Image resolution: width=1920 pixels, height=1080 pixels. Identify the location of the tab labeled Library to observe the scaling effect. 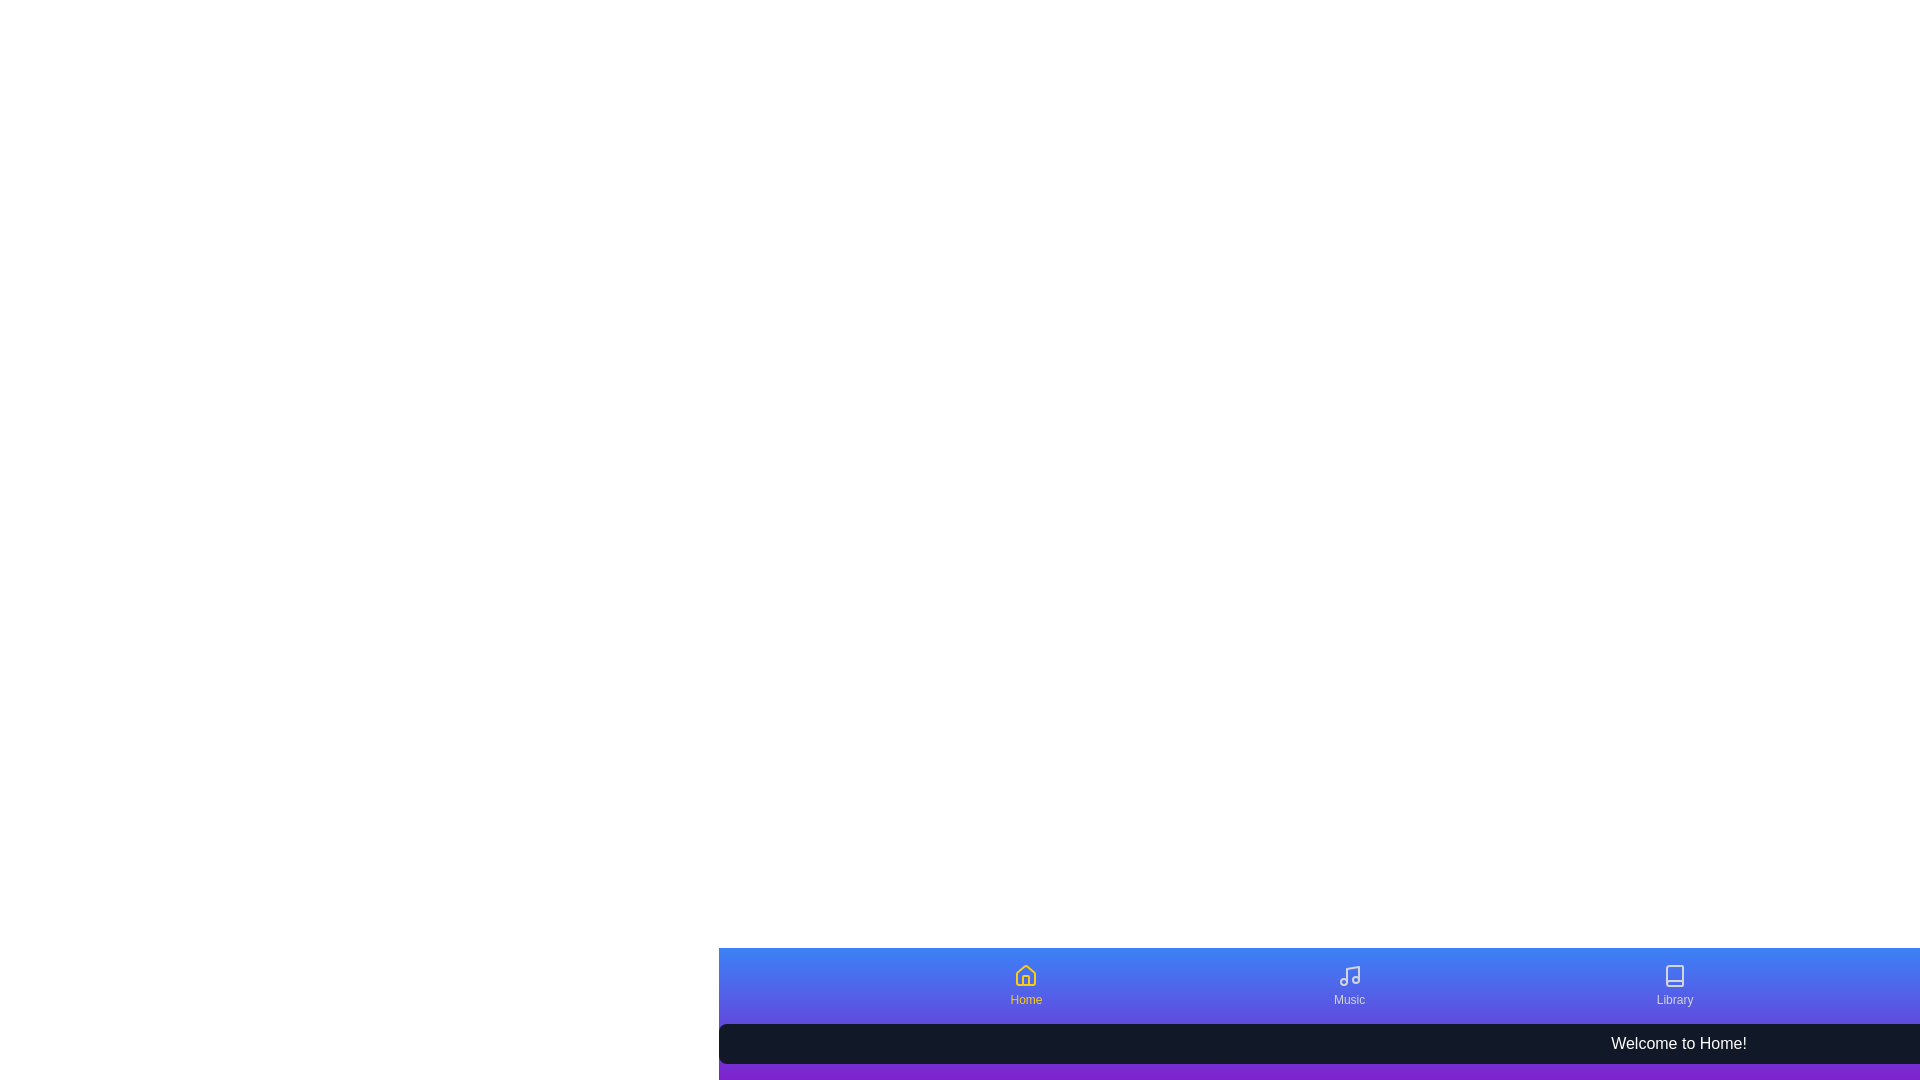
(1675, 985).